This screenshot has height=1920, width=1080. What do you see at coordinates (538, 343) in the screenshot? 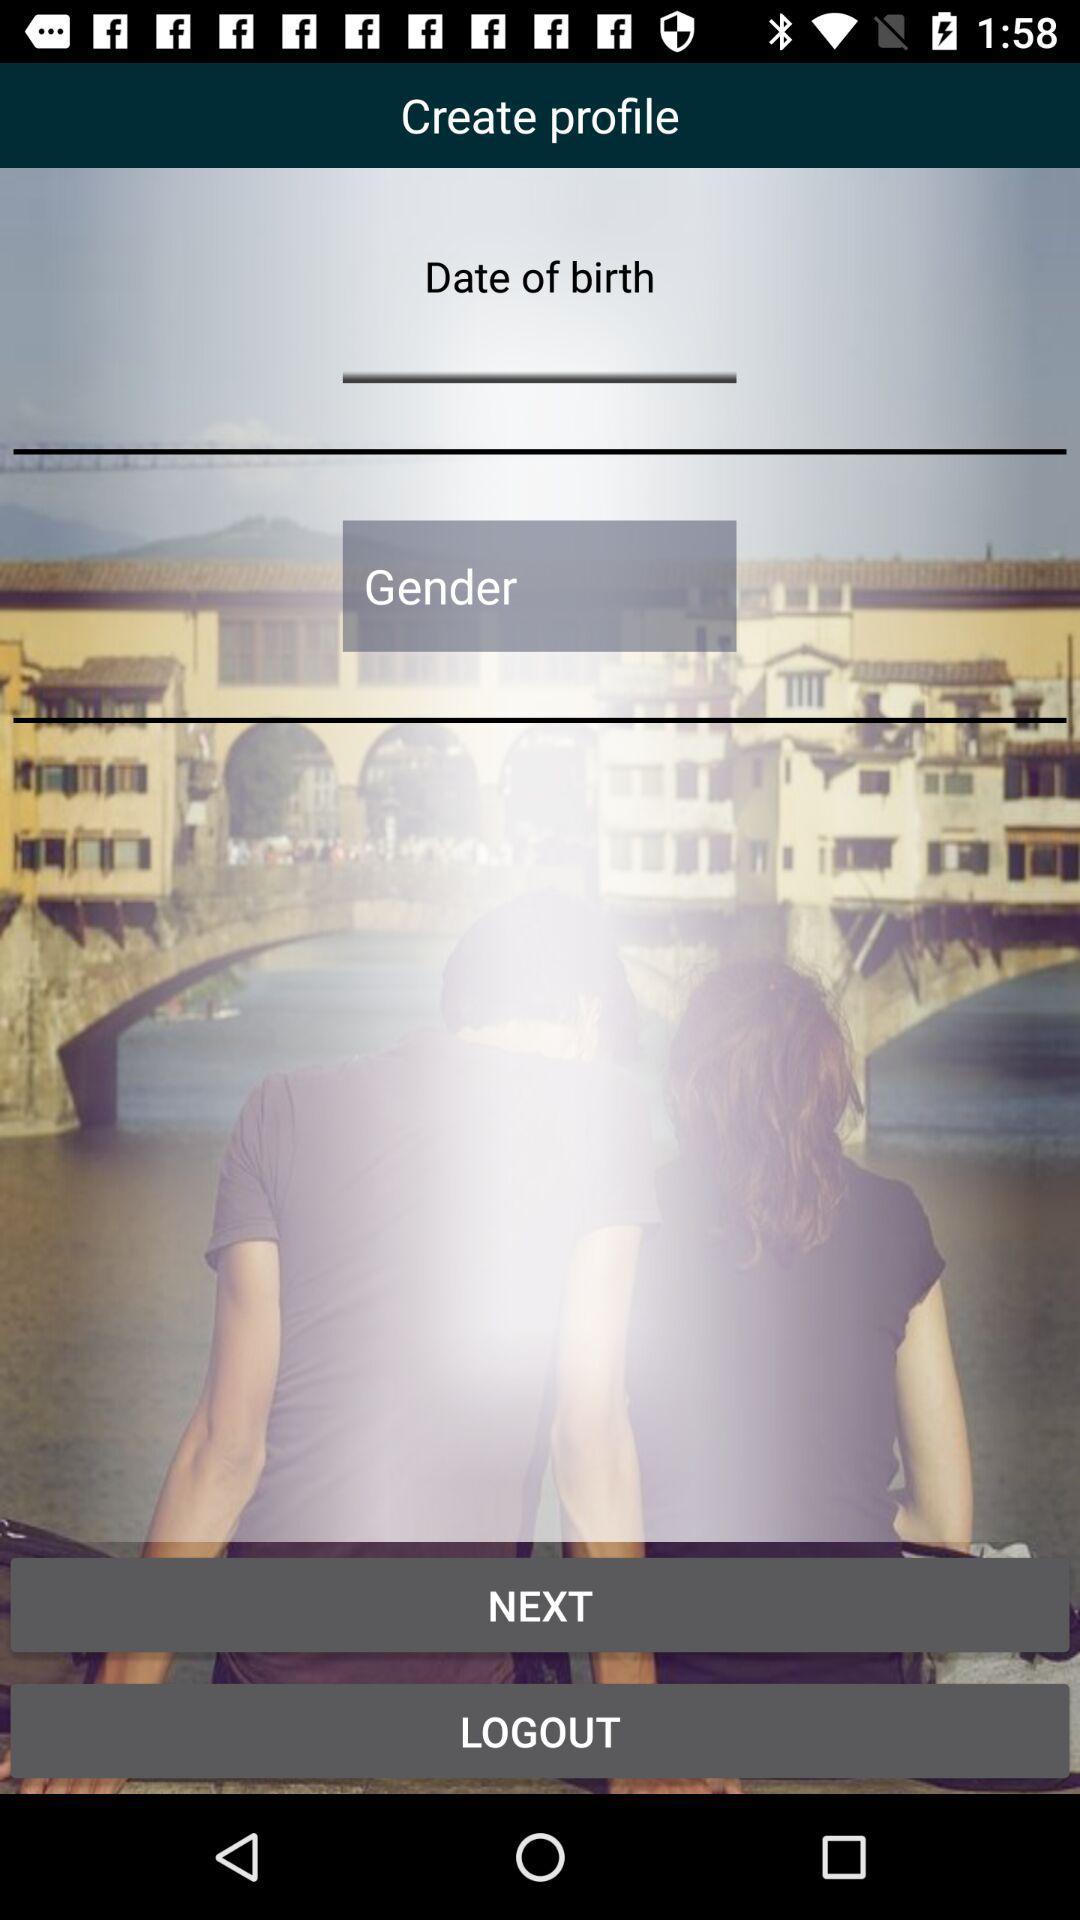
I see `place to enter the date of birth` at bounding box center [538, 343].